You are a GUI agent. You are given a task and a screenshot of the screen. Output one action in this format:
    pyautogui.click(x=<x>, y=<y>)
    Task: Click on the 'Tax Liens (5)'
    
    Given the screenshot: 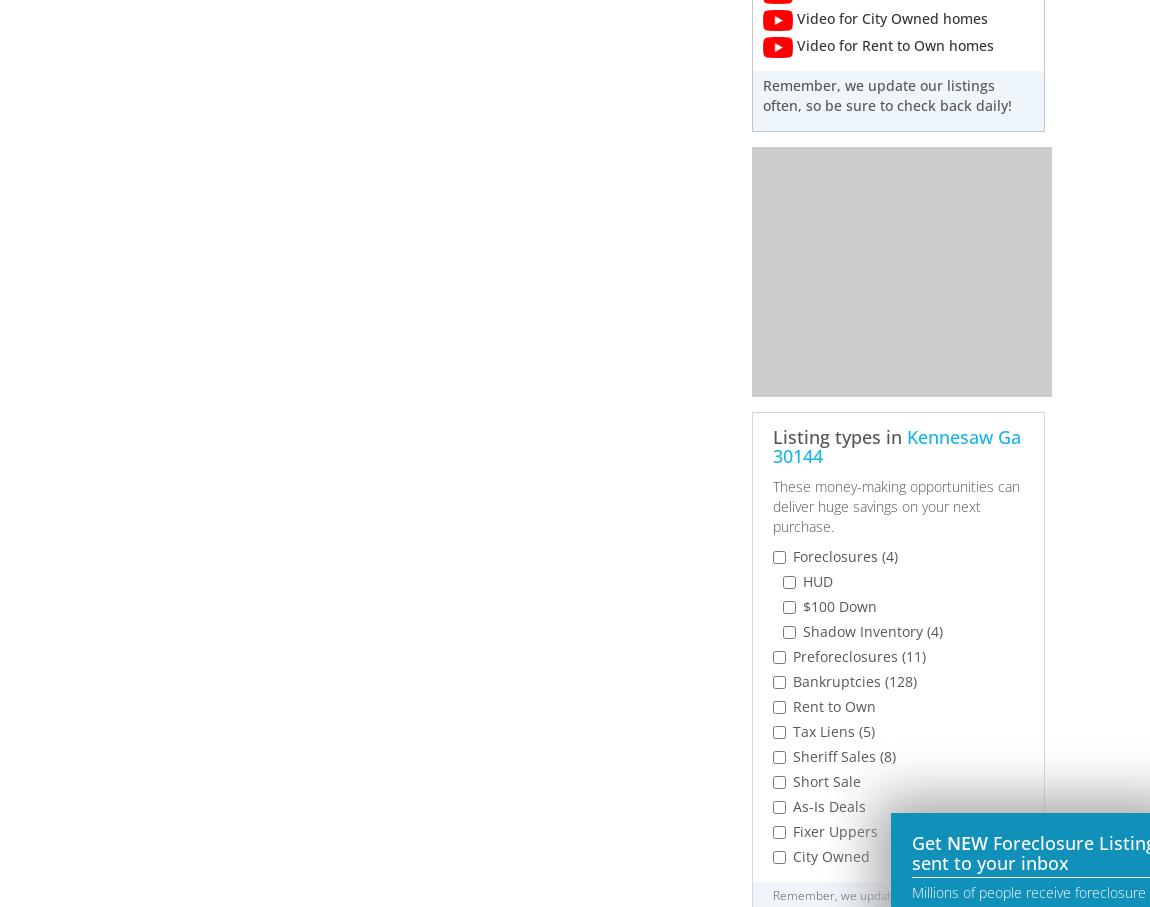 What is the action you would take?
    pyautogui.click(x=831, y=731)
    